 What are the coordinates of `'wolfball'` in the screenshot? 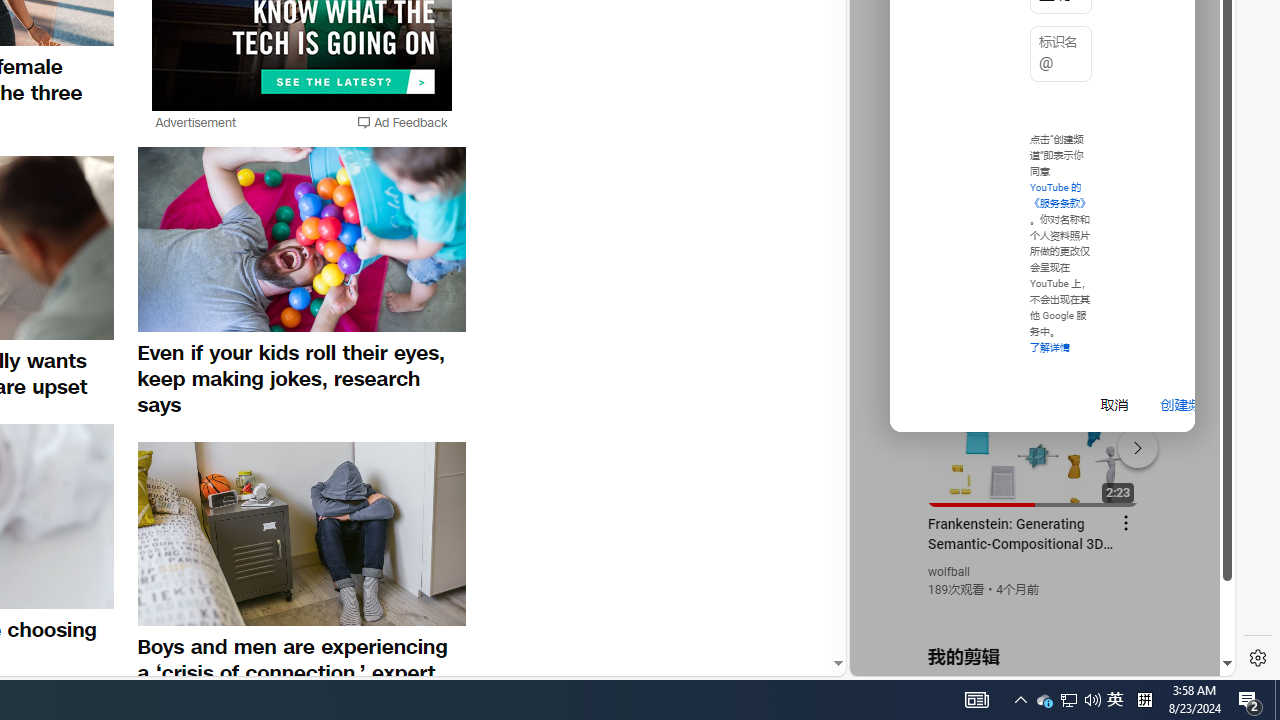 It's located at (948, 572).